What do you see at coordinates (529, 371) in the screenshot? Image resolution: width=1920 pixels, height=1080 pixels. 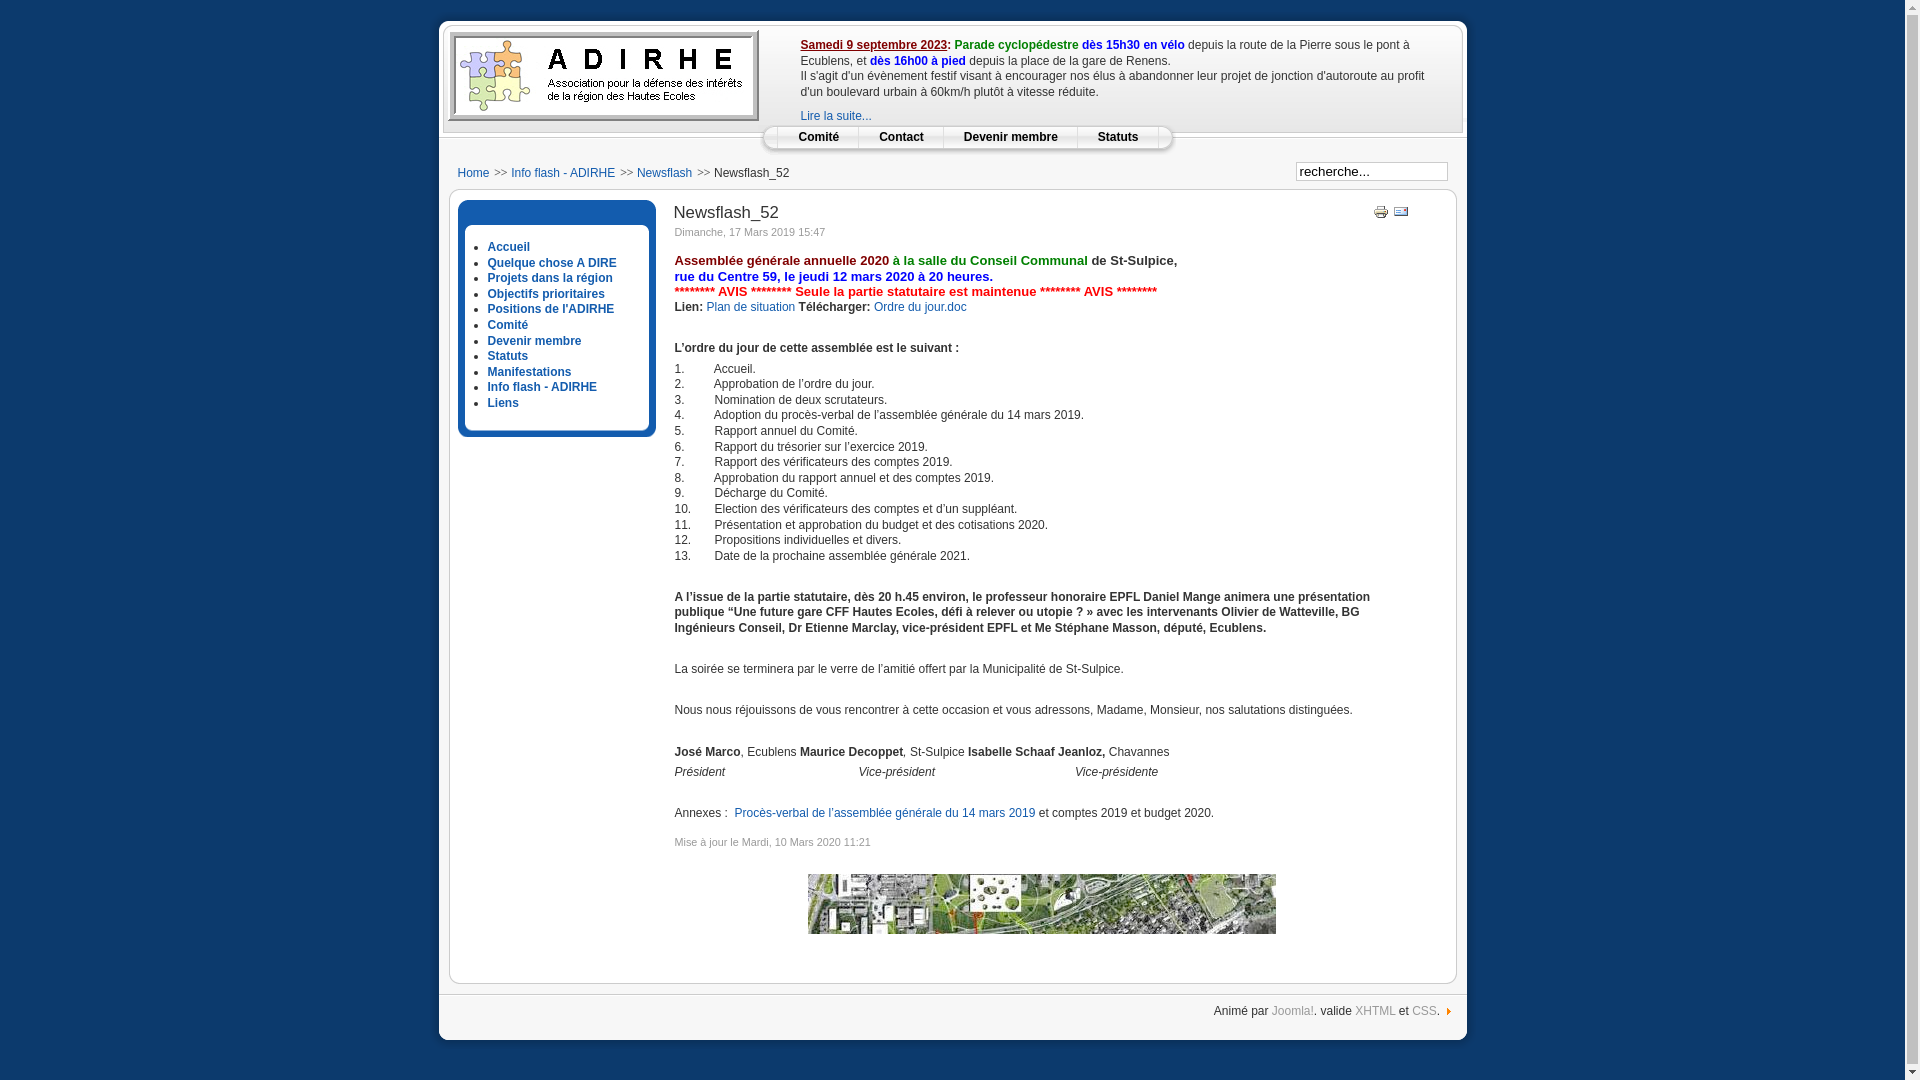 I see `'Manifestations'` at bounding box center [529, 371].